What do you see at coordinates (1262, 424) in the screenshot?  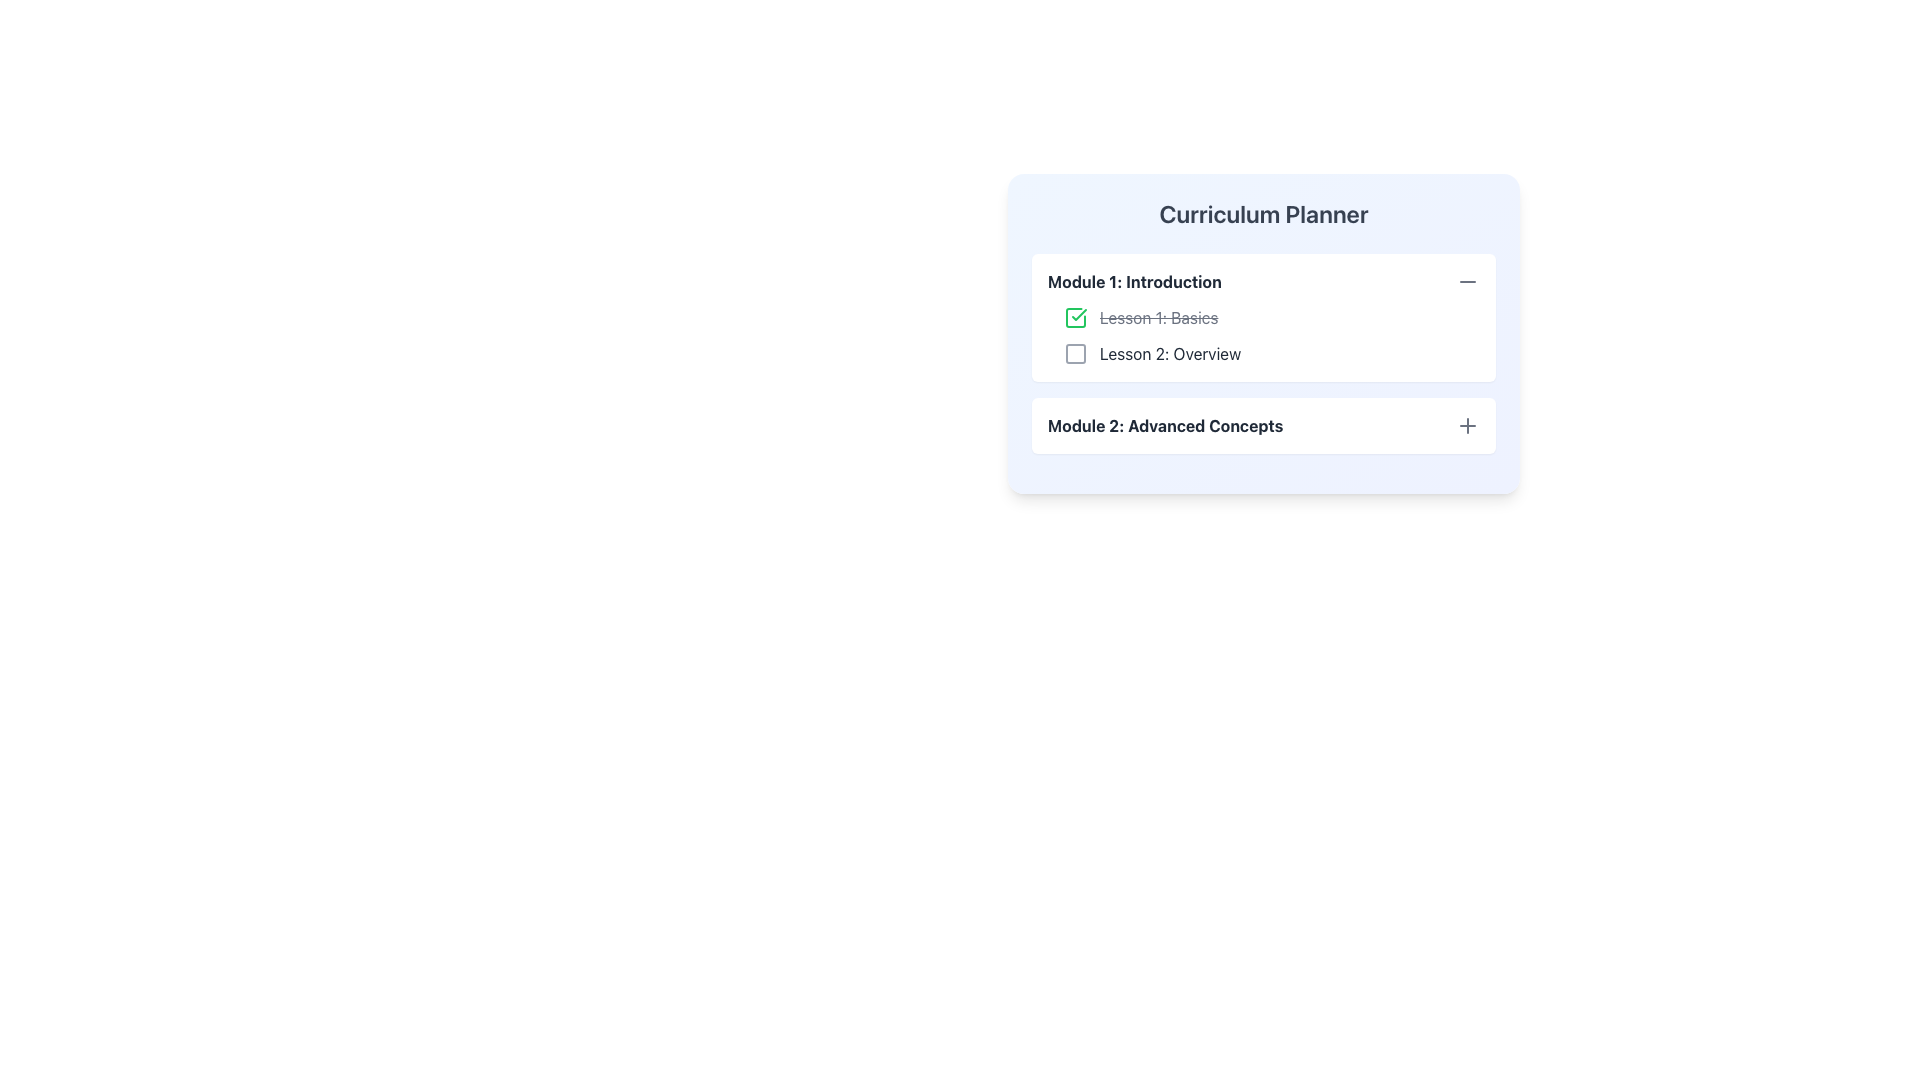 I see `the Interactive module entry labeled 'Module 2: Advanced Concepts'` at bounding box center [1262, 424].